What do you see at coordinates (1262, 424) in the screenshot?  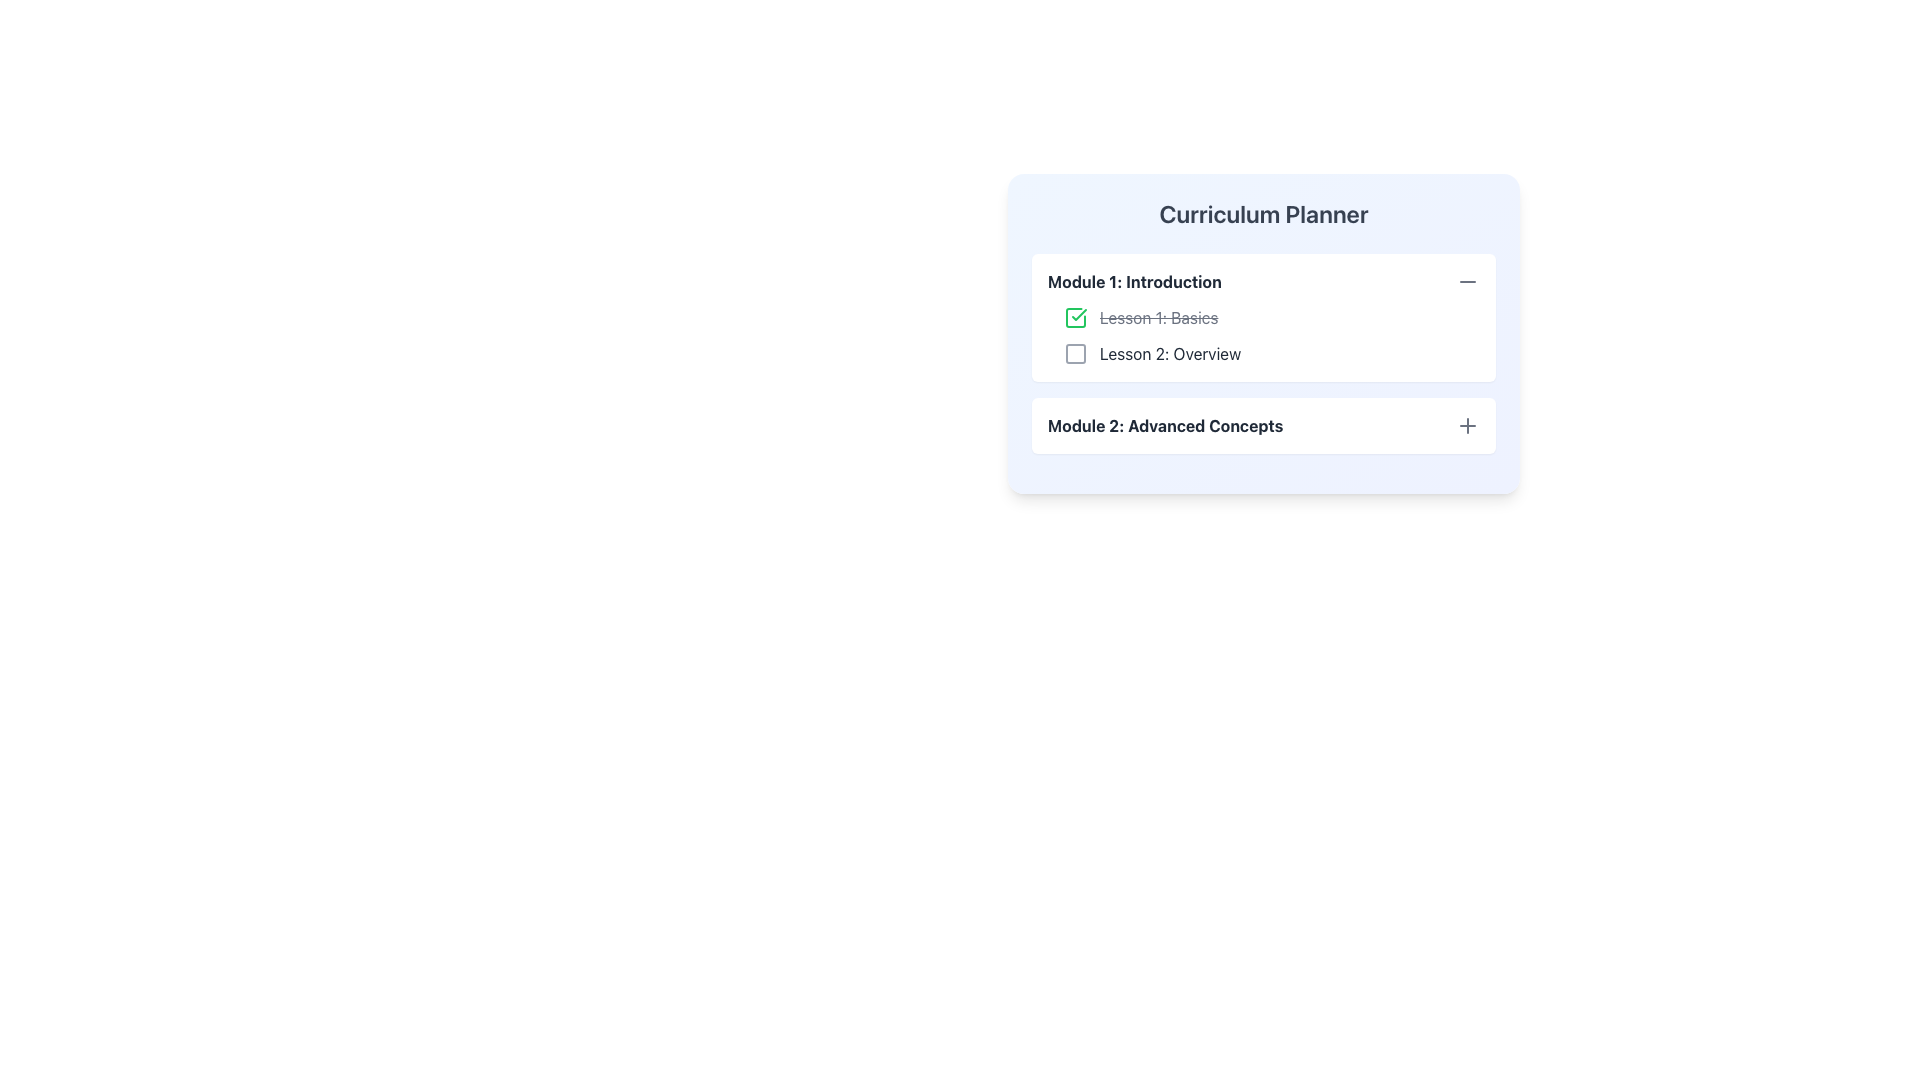 I see `the Interactive module entry labeled 'Module 2: Advanced Concepts'` at bounding box center [1262, 424].